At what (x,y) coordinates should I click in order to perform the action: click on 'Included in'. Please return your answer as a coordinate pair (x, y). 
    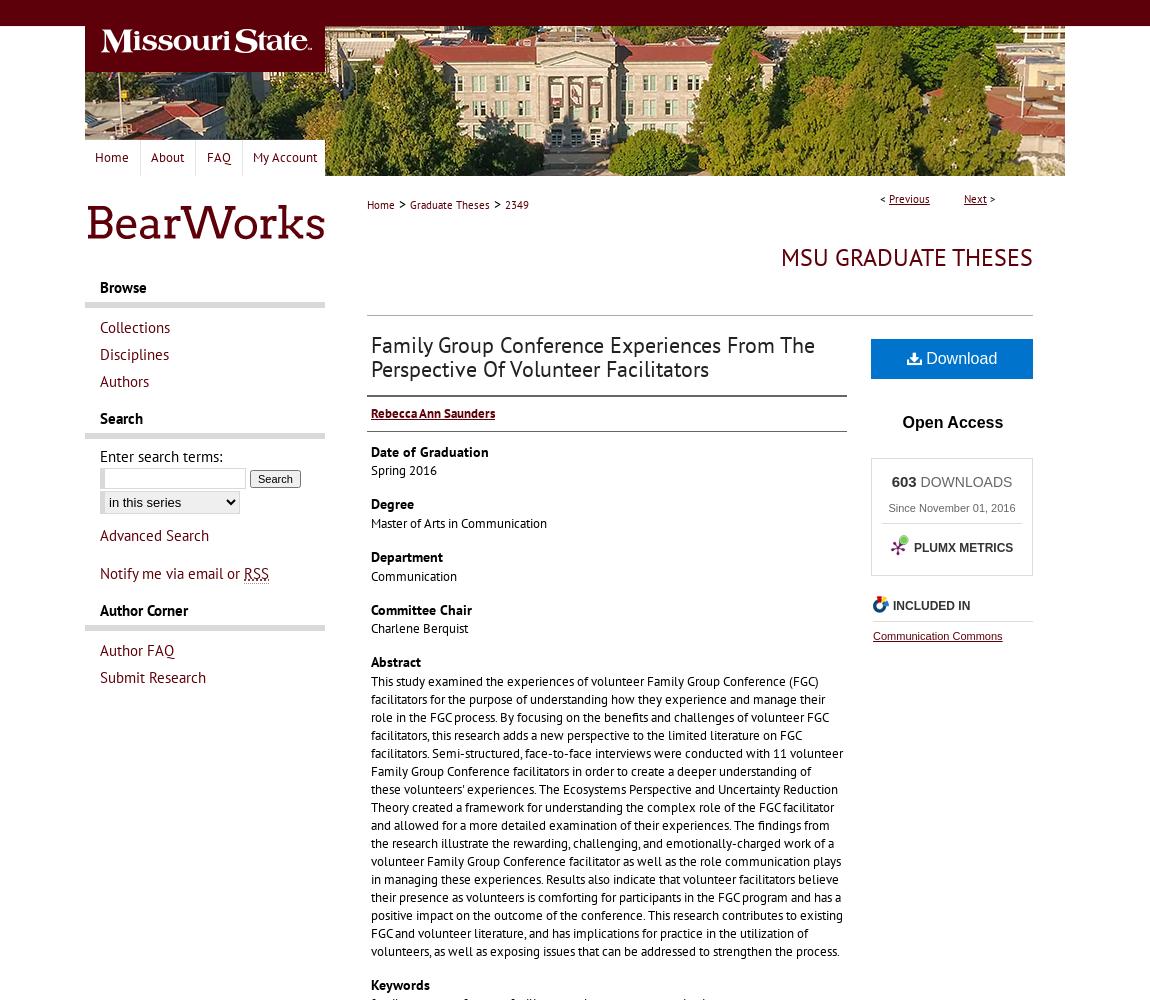
    Looking at the image, I should click on (931, 604).